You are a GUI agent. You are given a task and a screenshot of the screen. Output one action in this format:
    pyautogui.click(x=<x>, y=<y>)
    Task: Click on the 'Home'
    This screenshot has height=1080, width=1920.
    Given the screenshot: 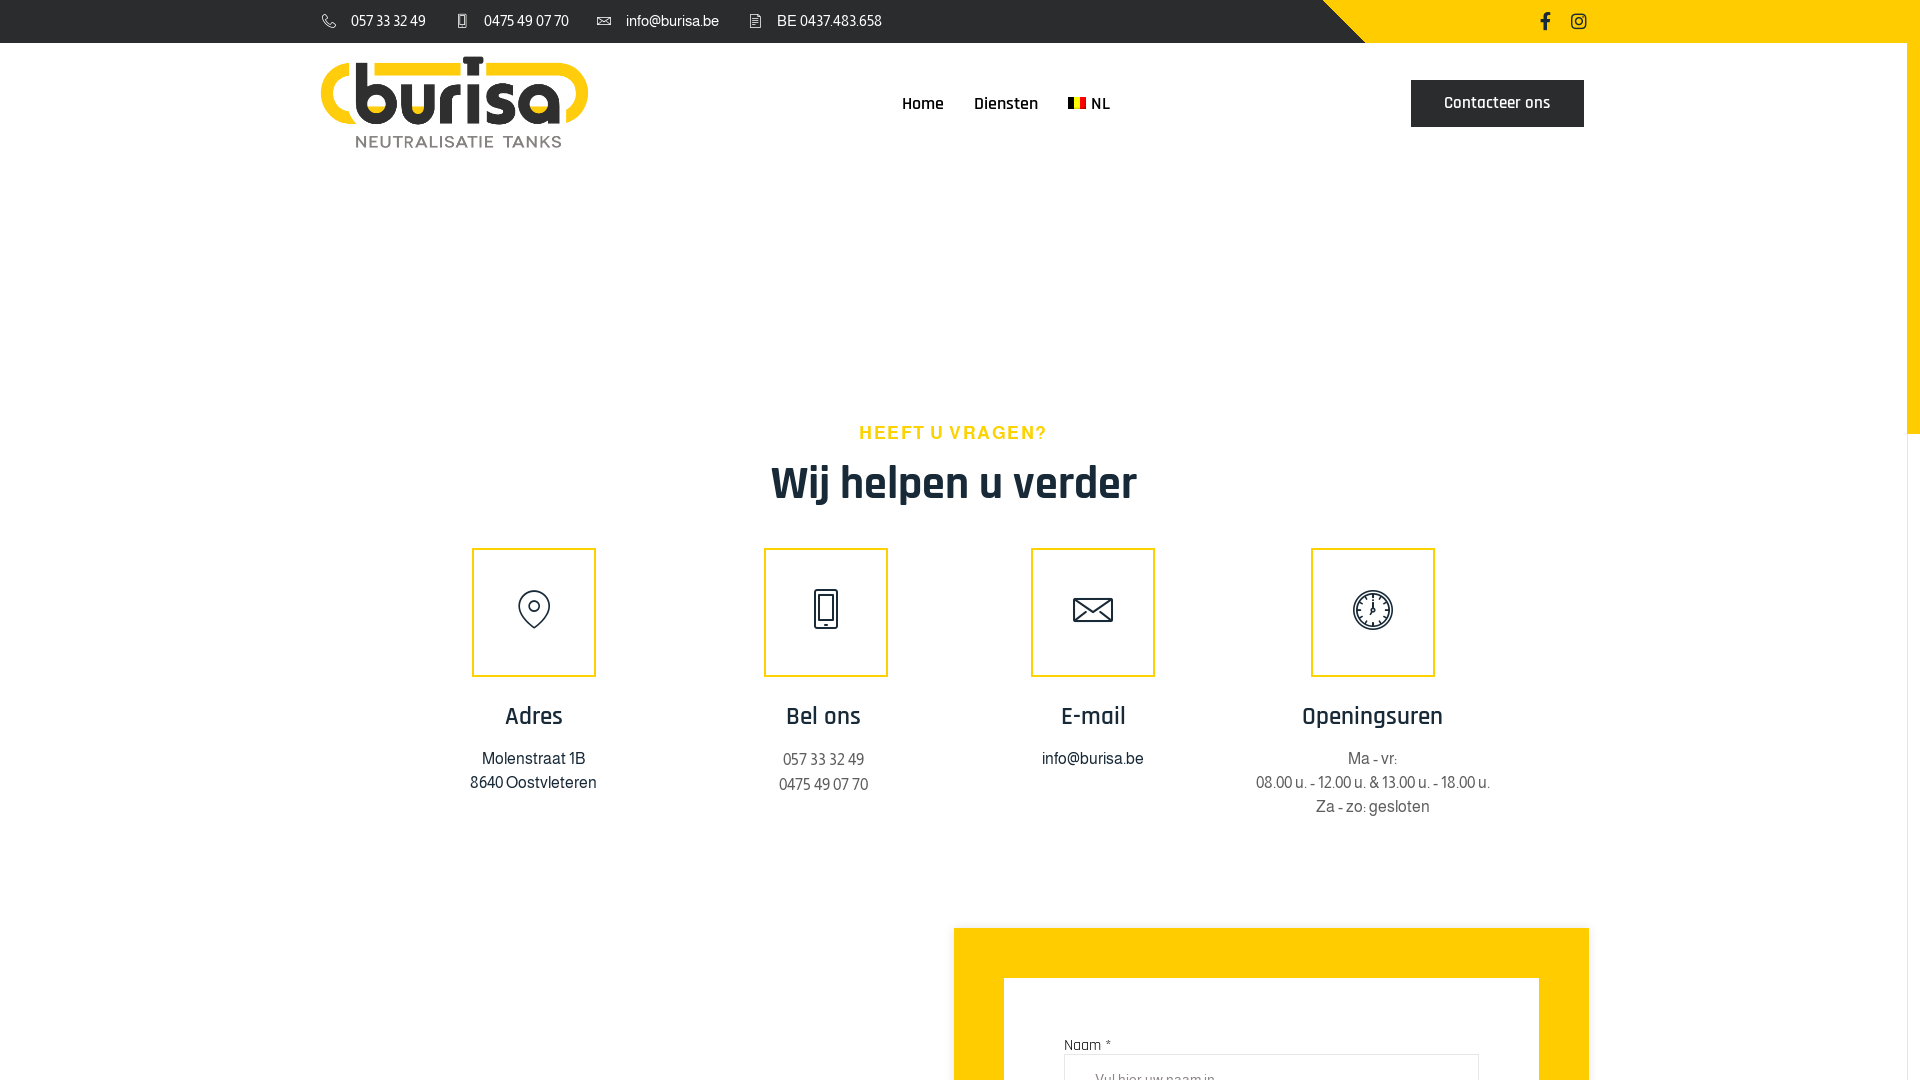 What is the action you would take?
    pyautogui.click(x=886, y=102)
    